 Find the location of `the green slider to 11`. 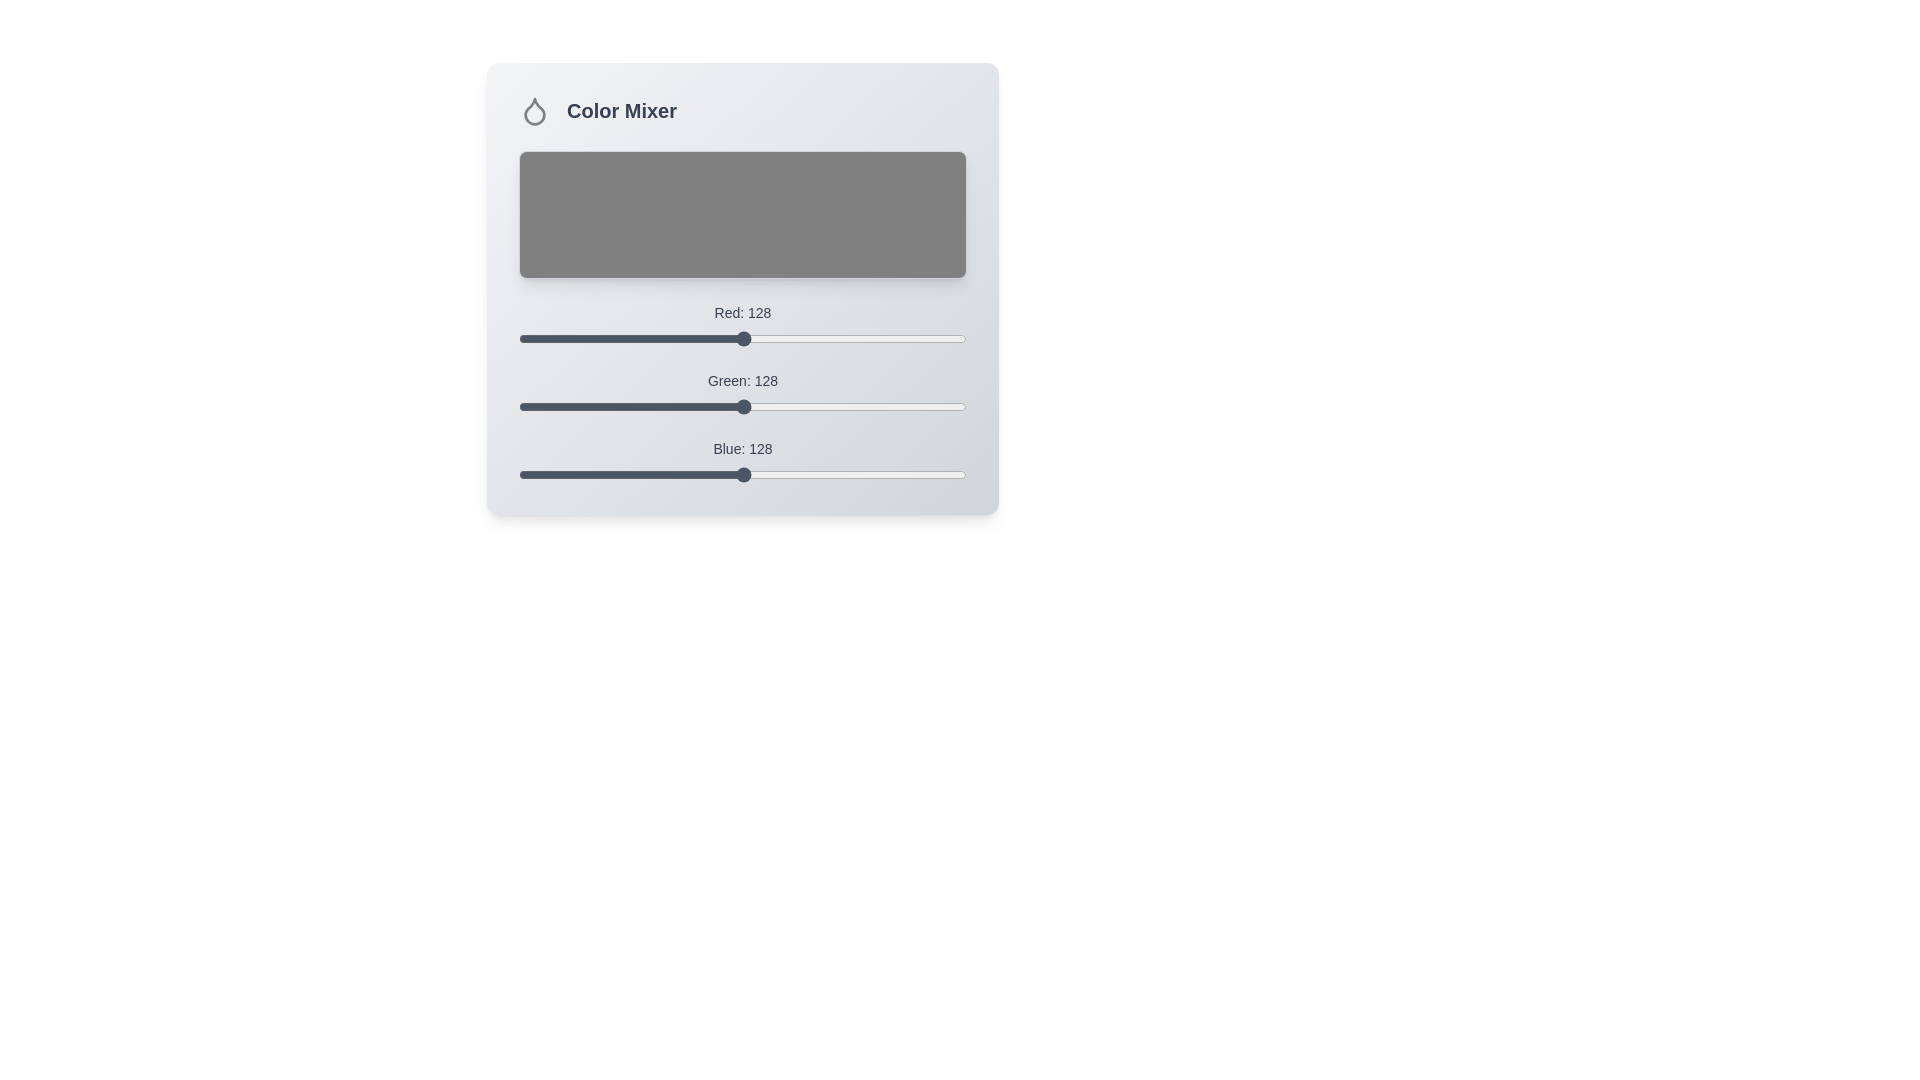

the green slider to 11 is located at coordinates (538, 406).